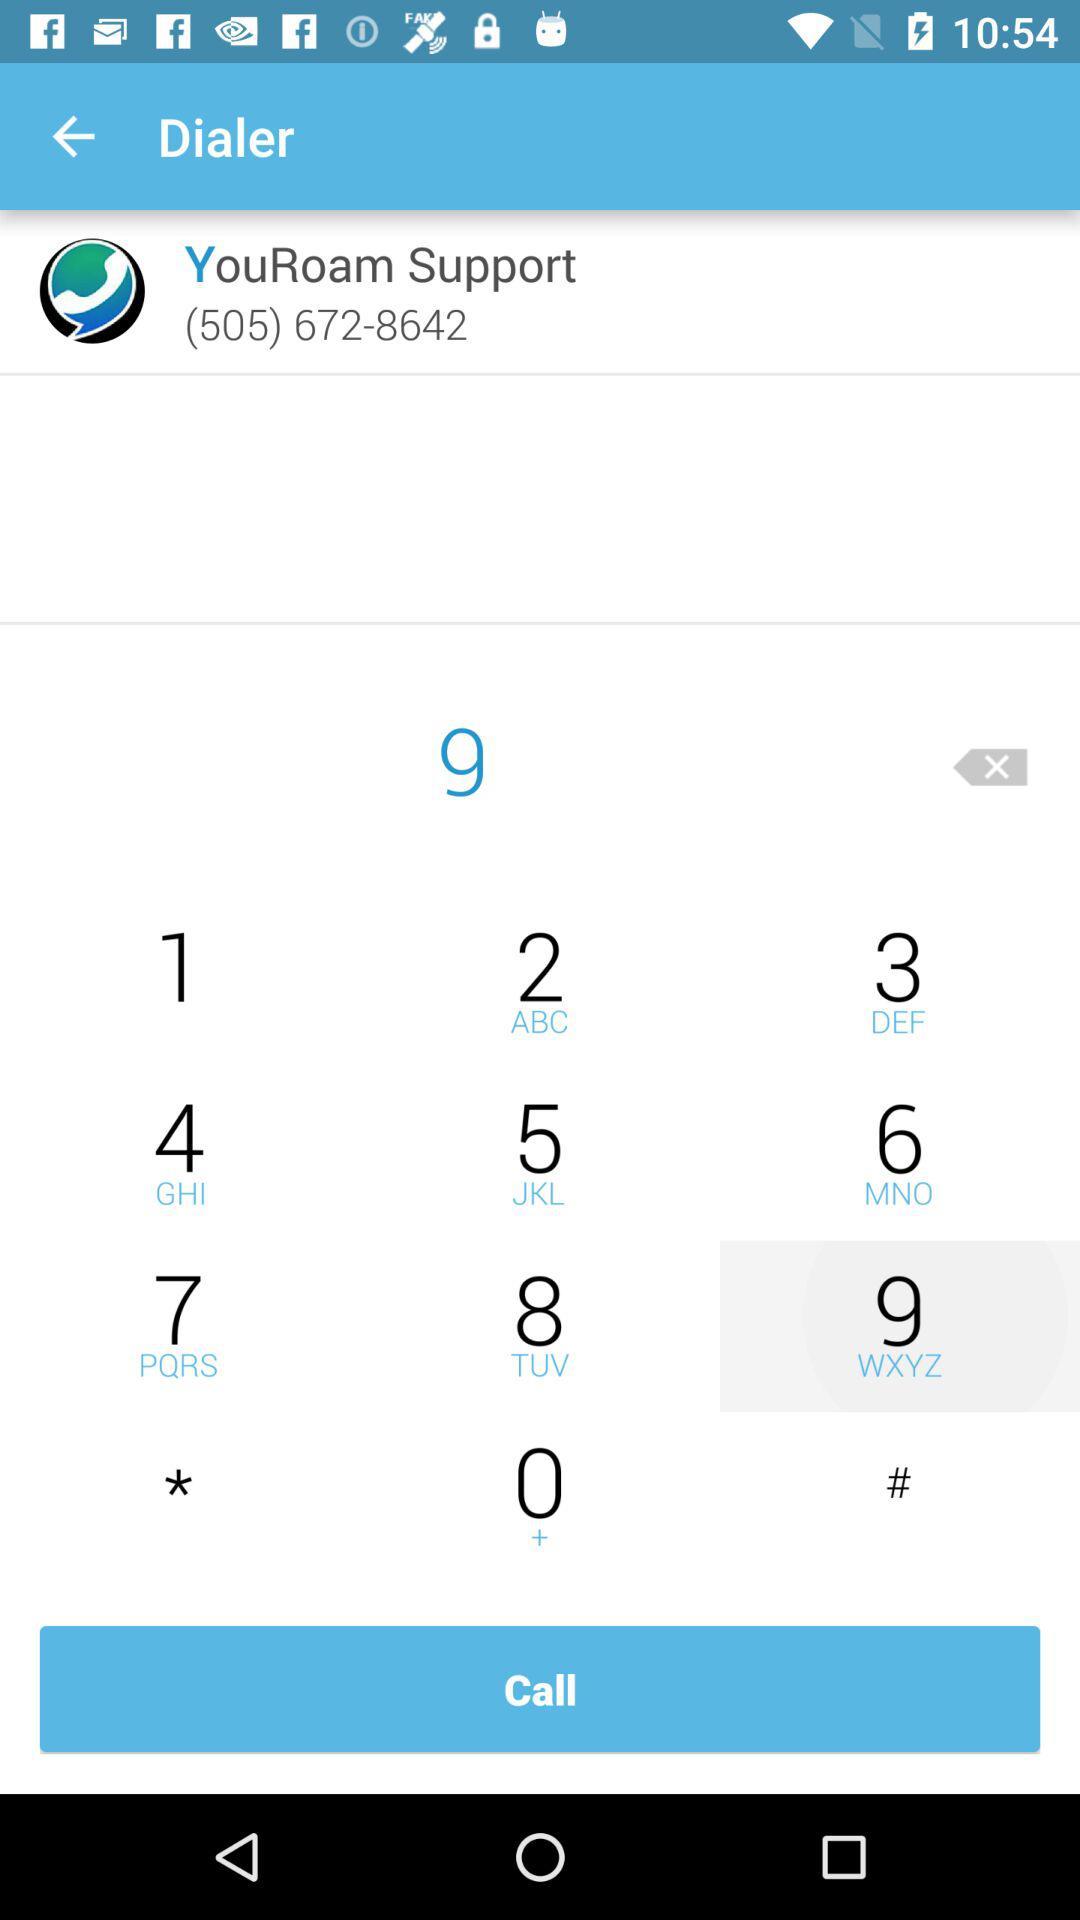 The height and width of the screenshot is (1920, 1080). What do you see at coordinates (540, 1154) in the screenshot?
I see `type number five` at bounding box center [540, 1154].